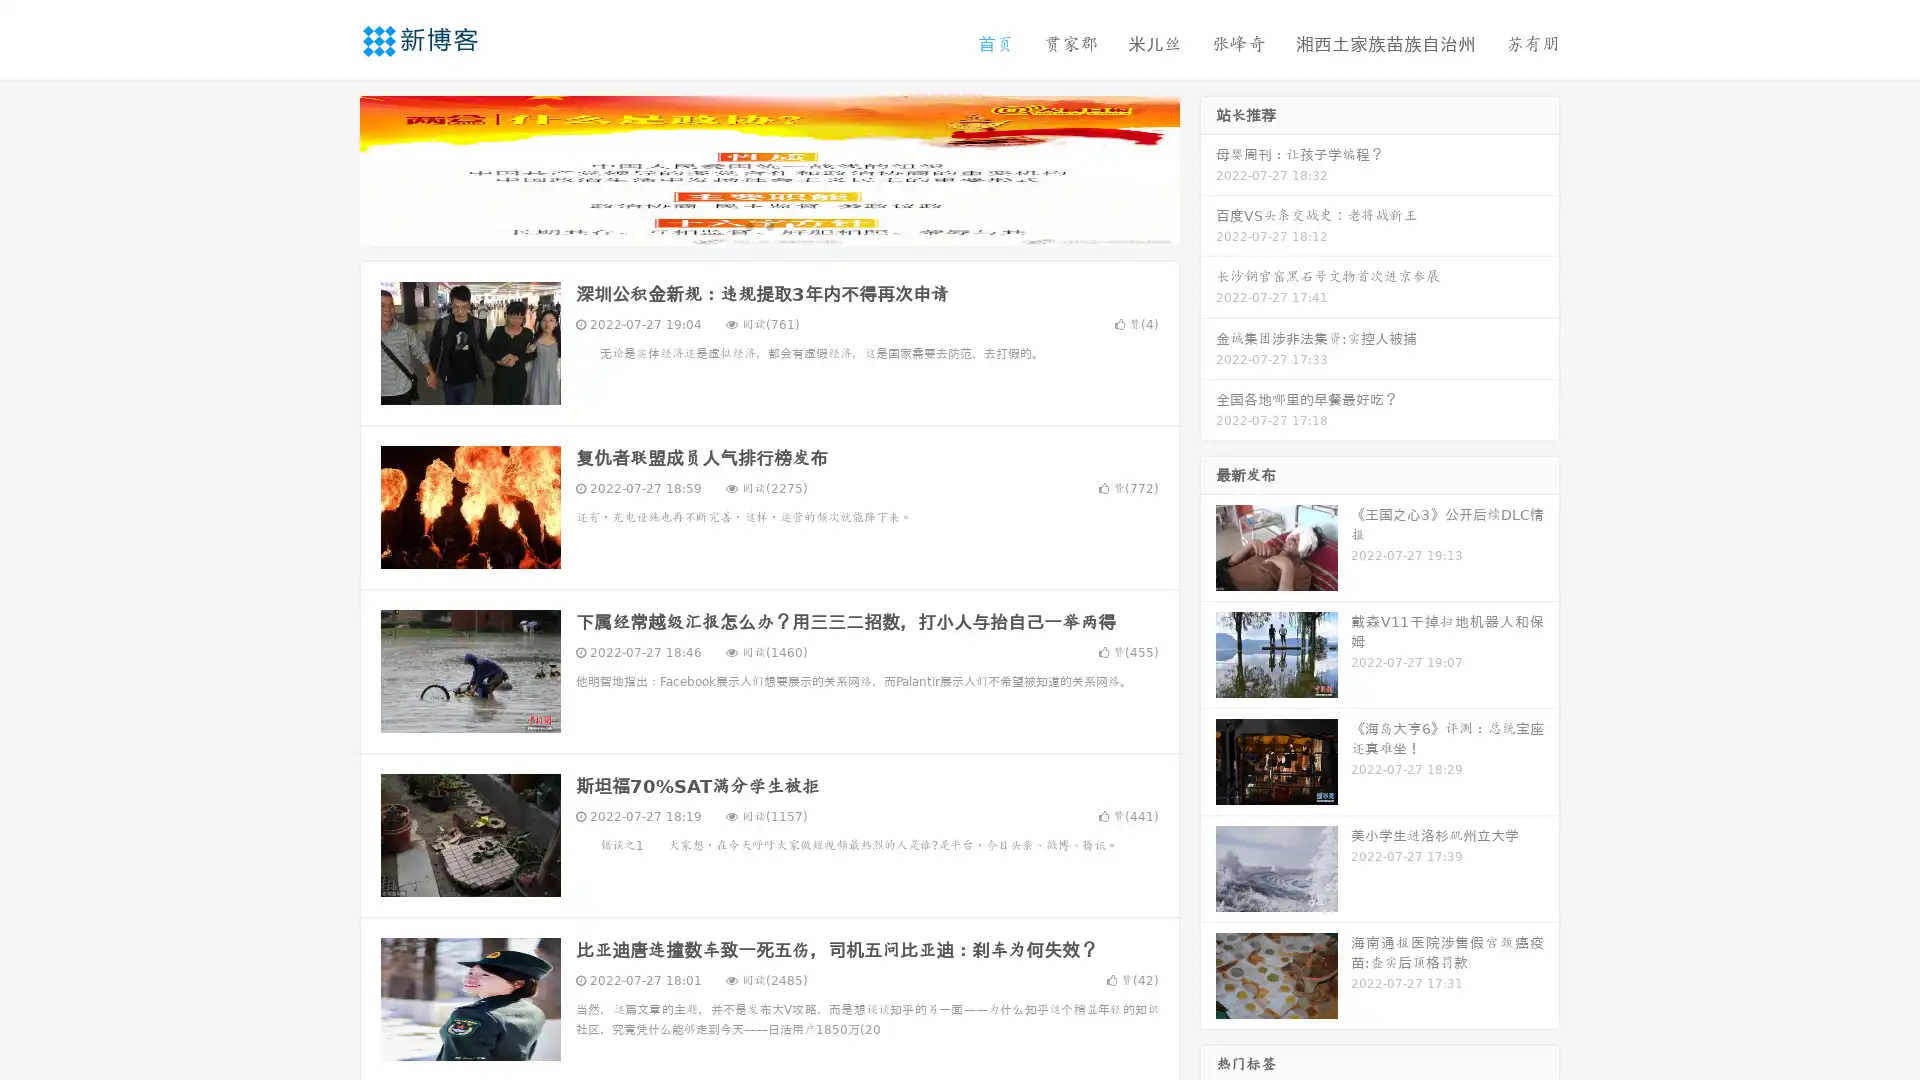  What do you see at coordinates (1208, 168) in the screenshot?
I see `Next slide` at bounding box center [1208, 168].